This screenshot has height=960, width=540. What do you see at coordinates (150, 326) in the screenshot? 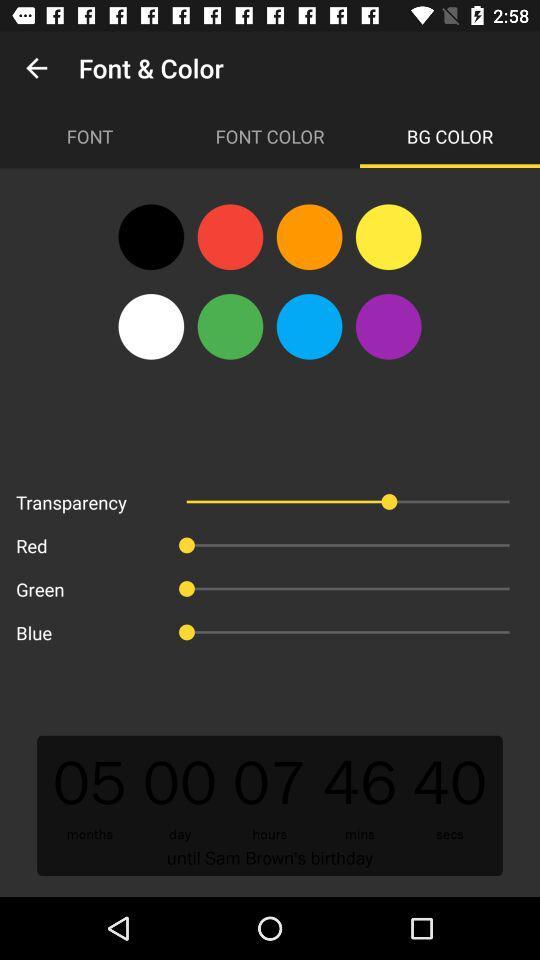
I see `the avatar icon` at bounding box center [150, 326].